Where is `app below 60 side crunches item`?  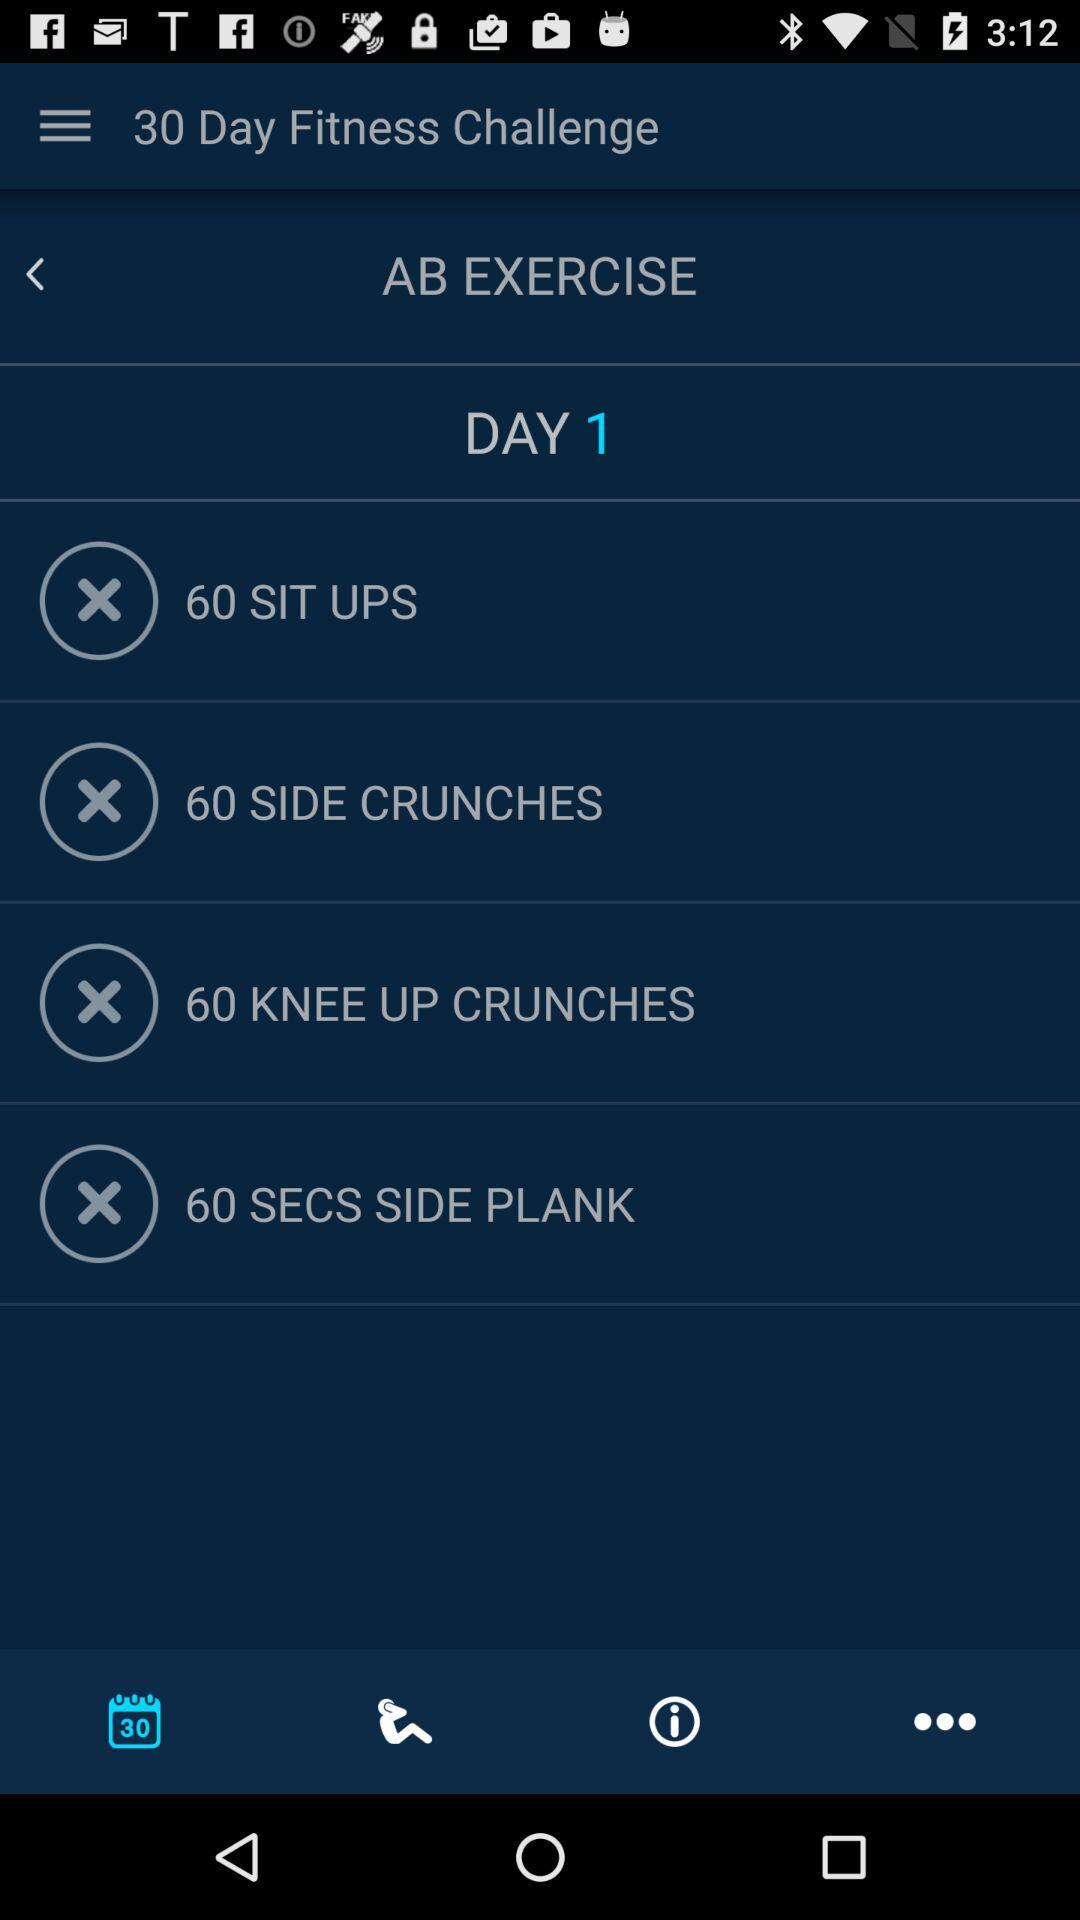
app below 60 side crunches item is located at coordinates (611, 1002).